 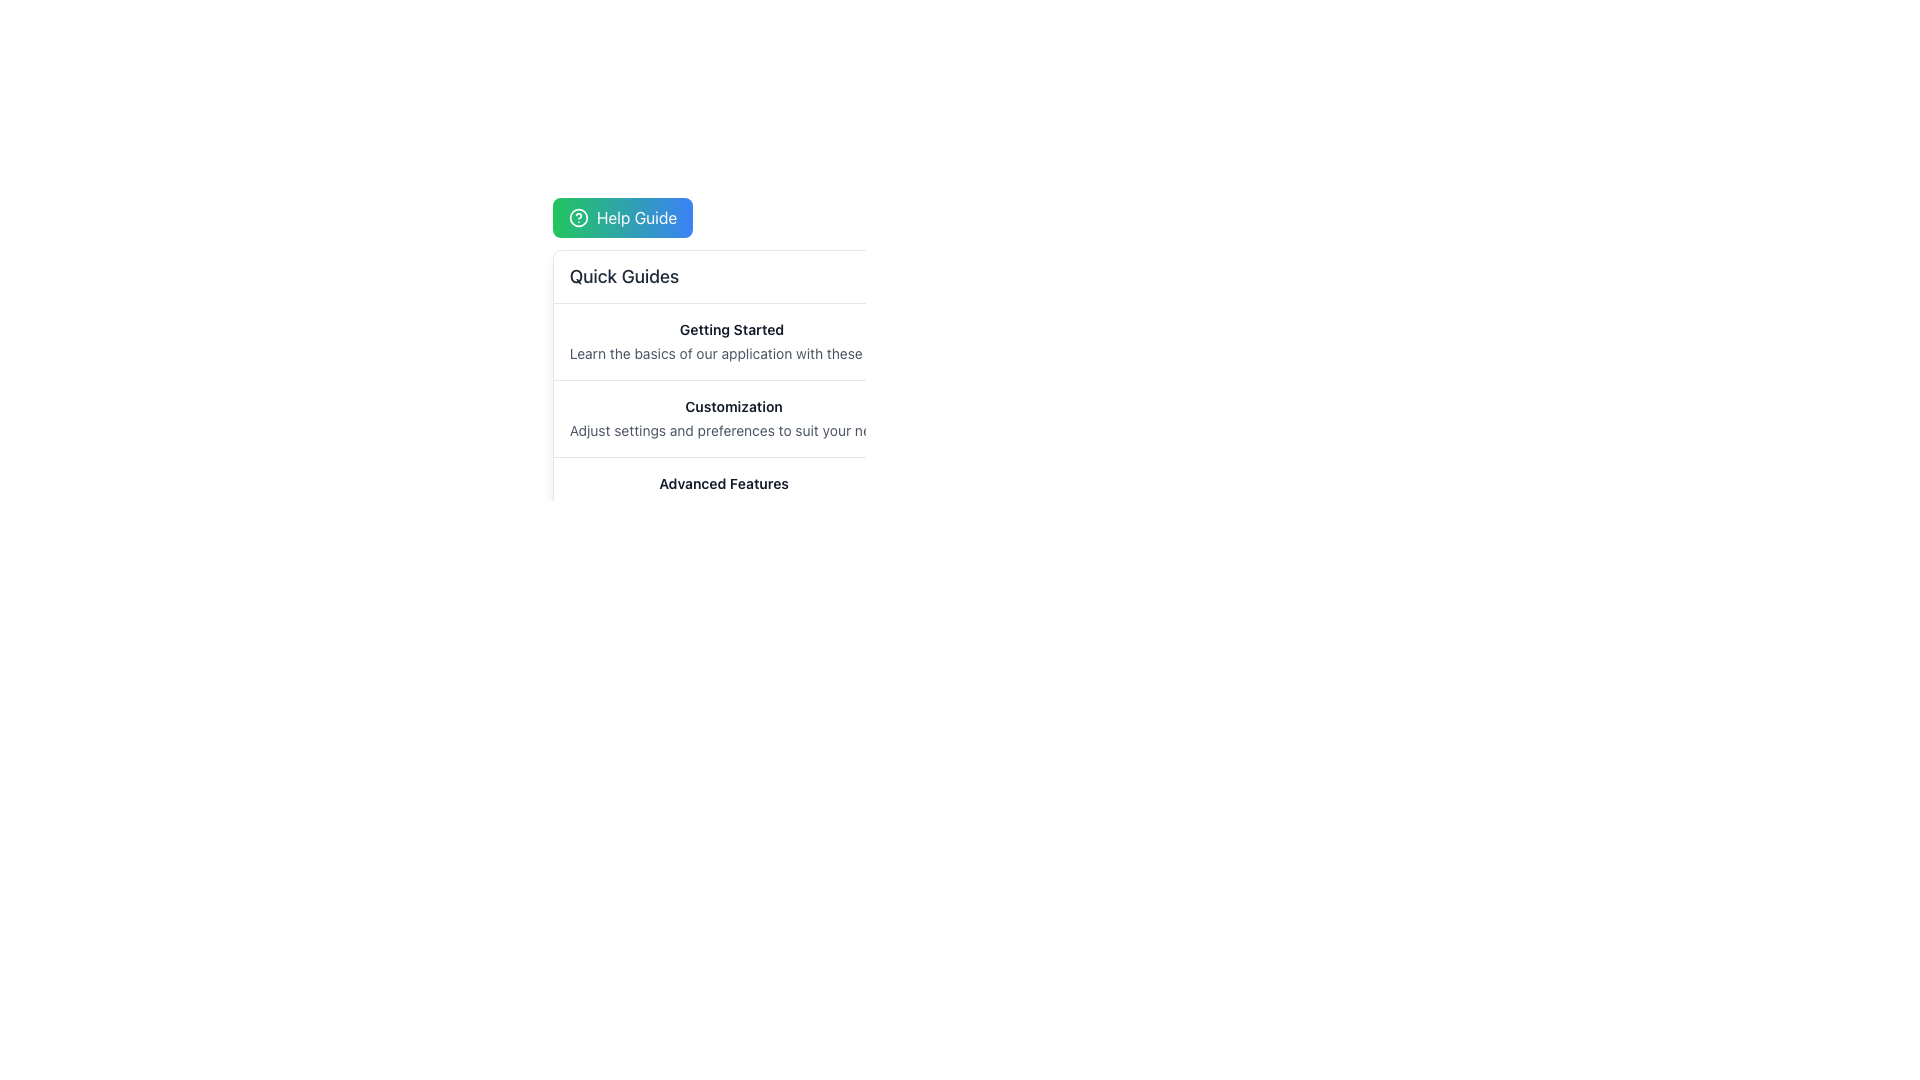 I want to click on the Text element titled 'Advanced Features' that provides information on powerful tools to maximize productivity, located at the bottom of a vertical list of guide topics, so click(x=743, y=495).